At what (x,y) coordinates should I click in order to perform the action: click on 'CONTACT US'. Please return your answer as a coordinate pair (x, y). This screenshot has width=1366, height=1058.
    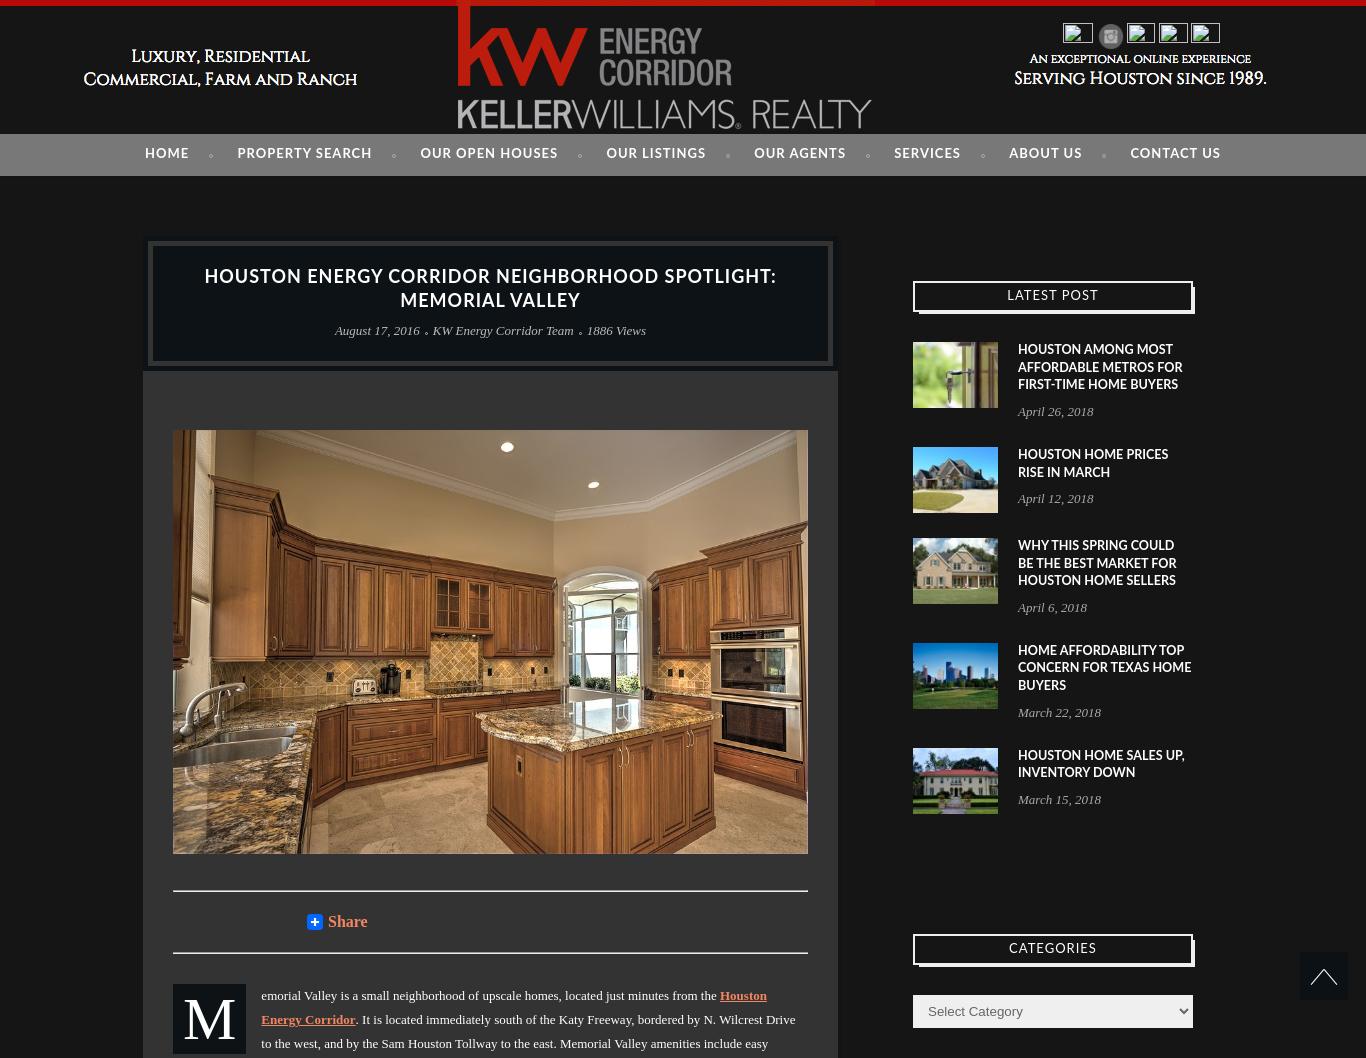
    Looking at the image, I should click on (1128, 153).